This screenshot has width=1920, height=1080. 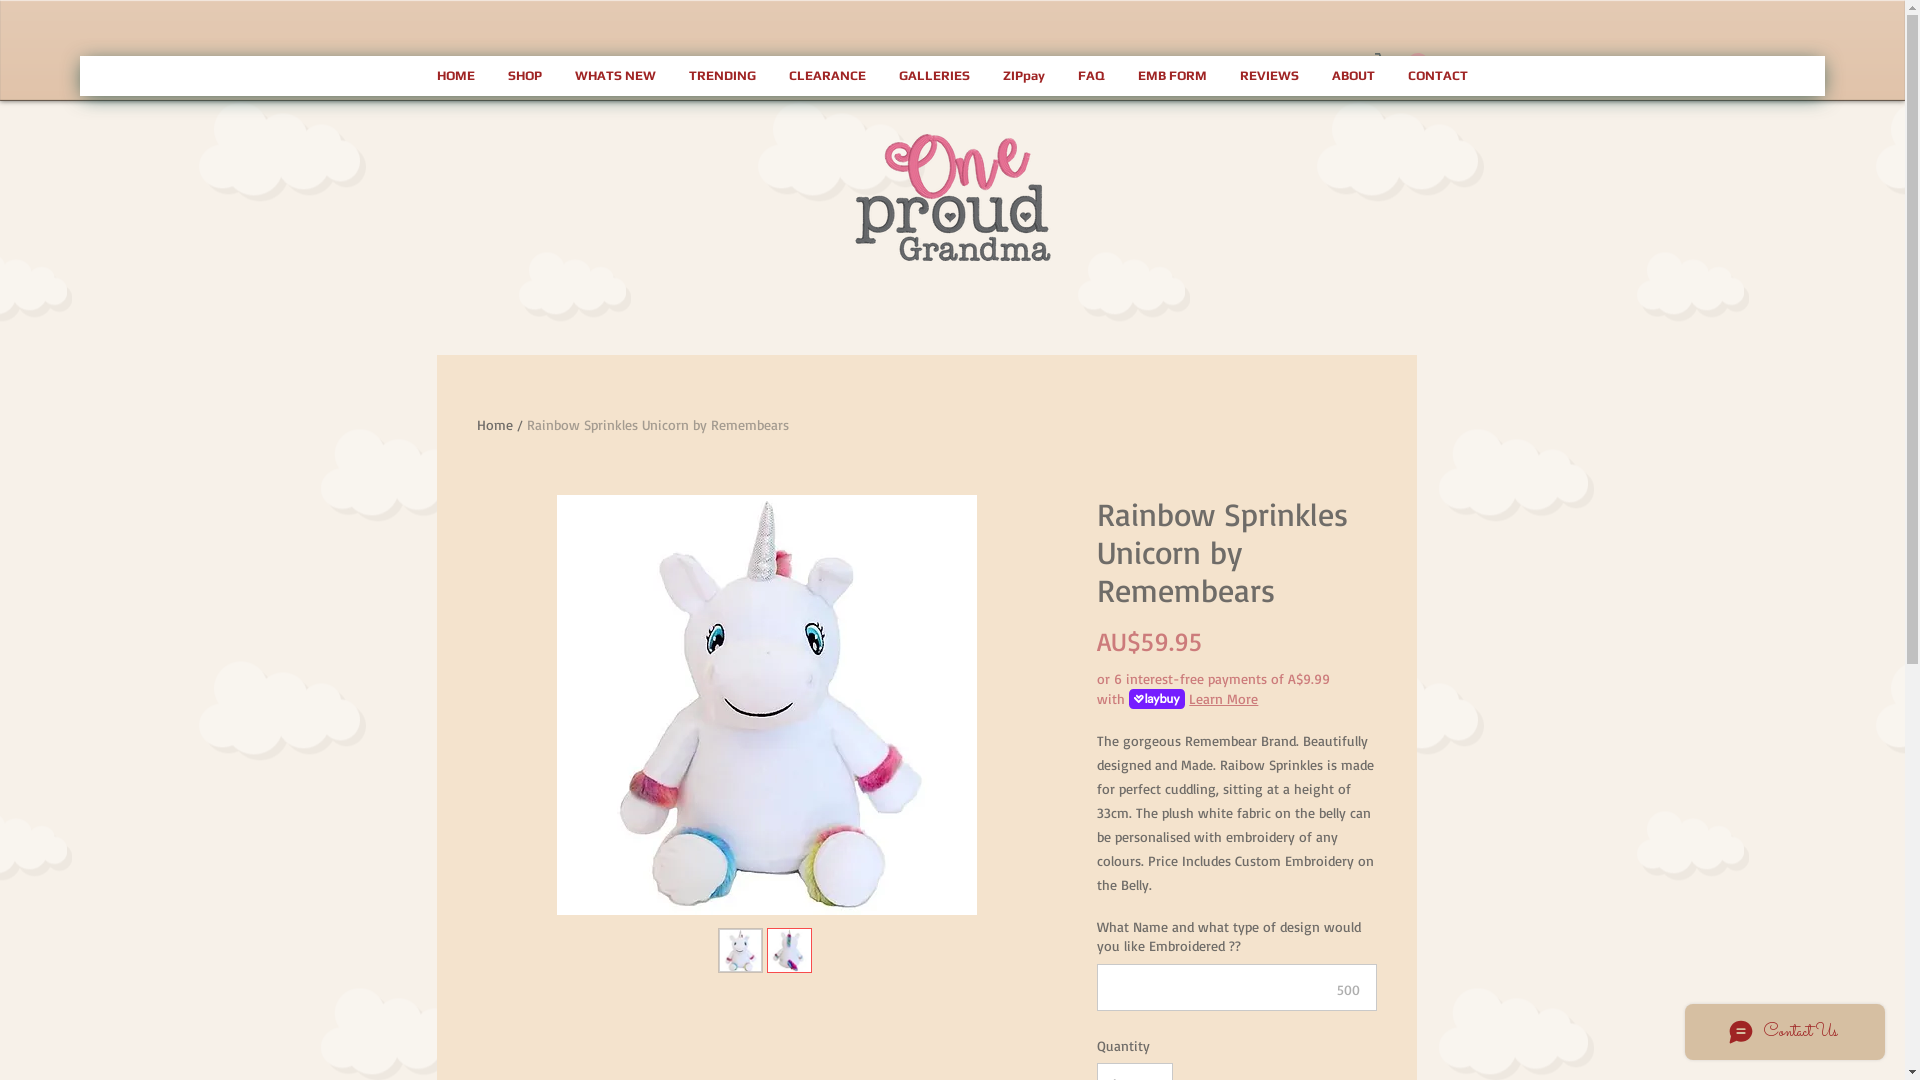 What do you see at coordinates (1400, 63) in the screenshot?
I see `'0'` at bounding box center [1400, 63].